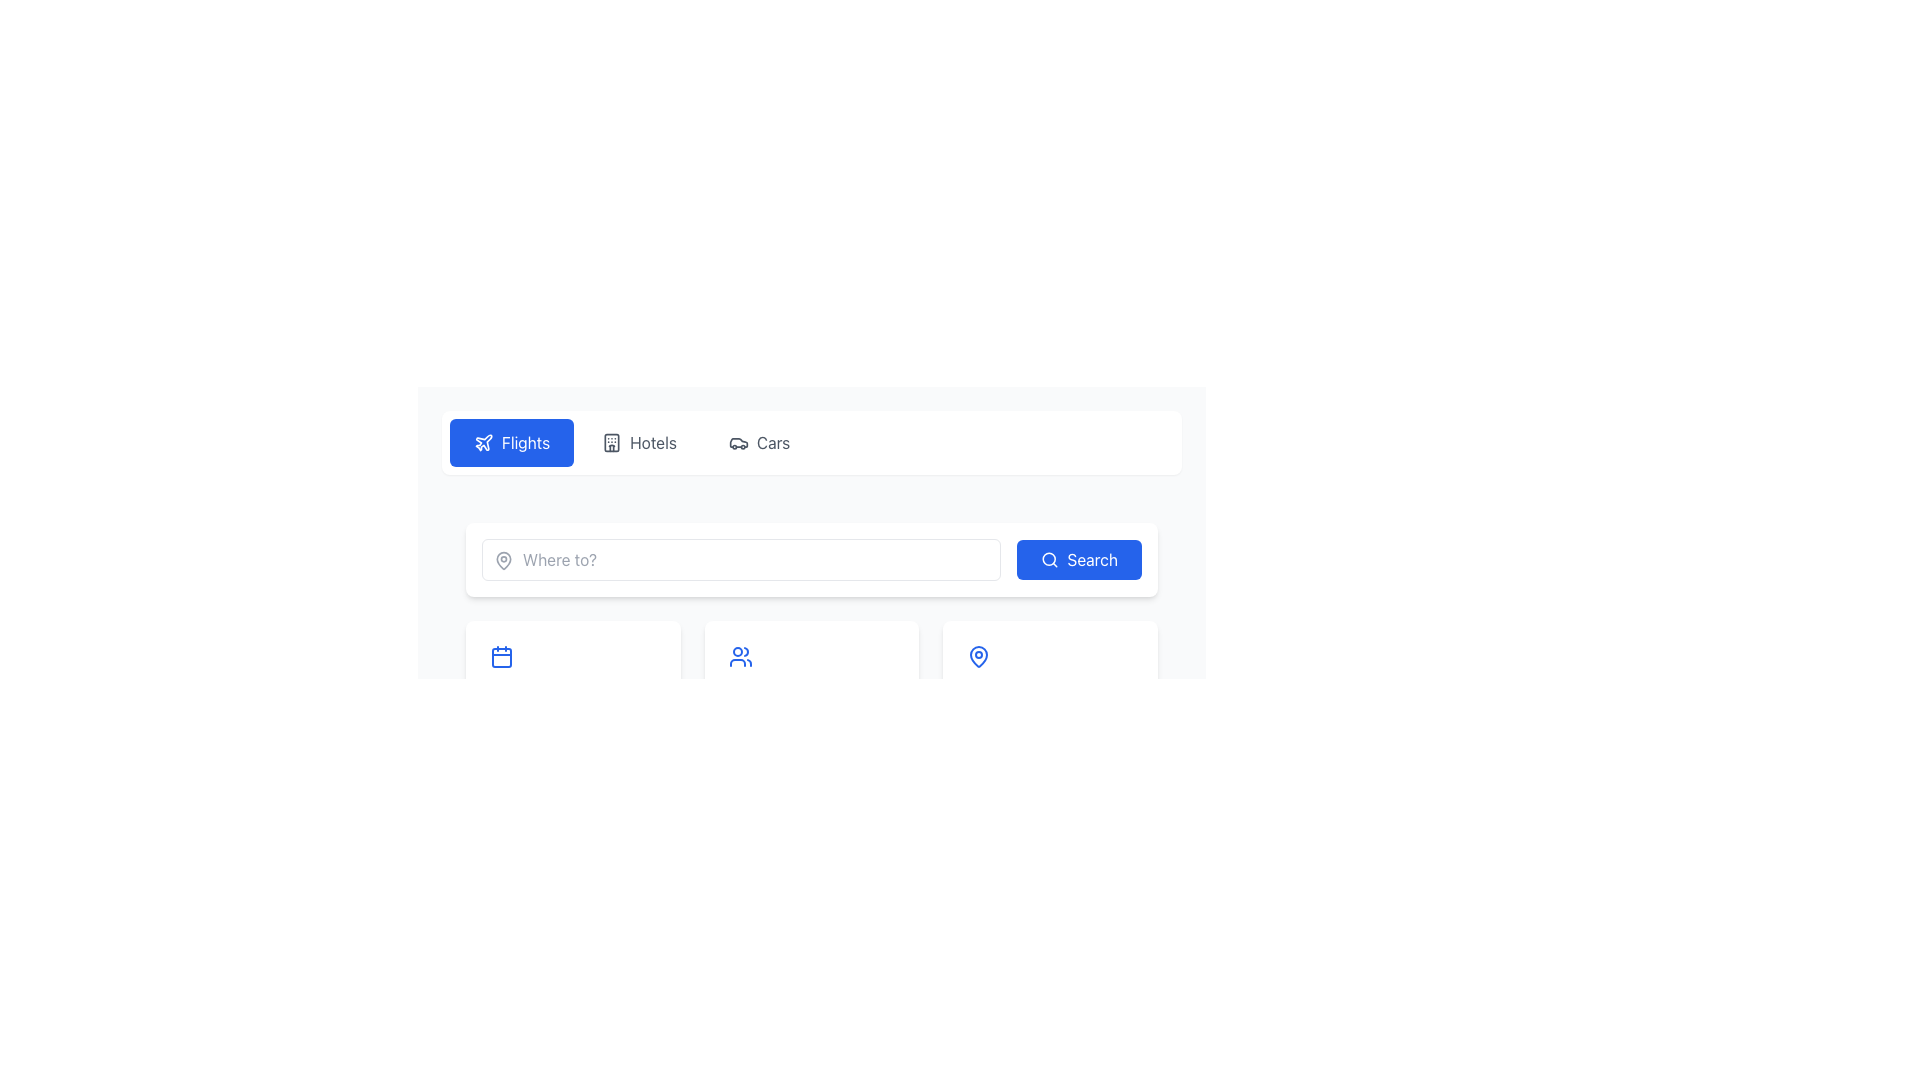 This screenshot has width=1920, height=1080. I want to click on the calendar icon representing the 'Flexible Dates' feature by moving the cursor to its center point, so click(502, 656).